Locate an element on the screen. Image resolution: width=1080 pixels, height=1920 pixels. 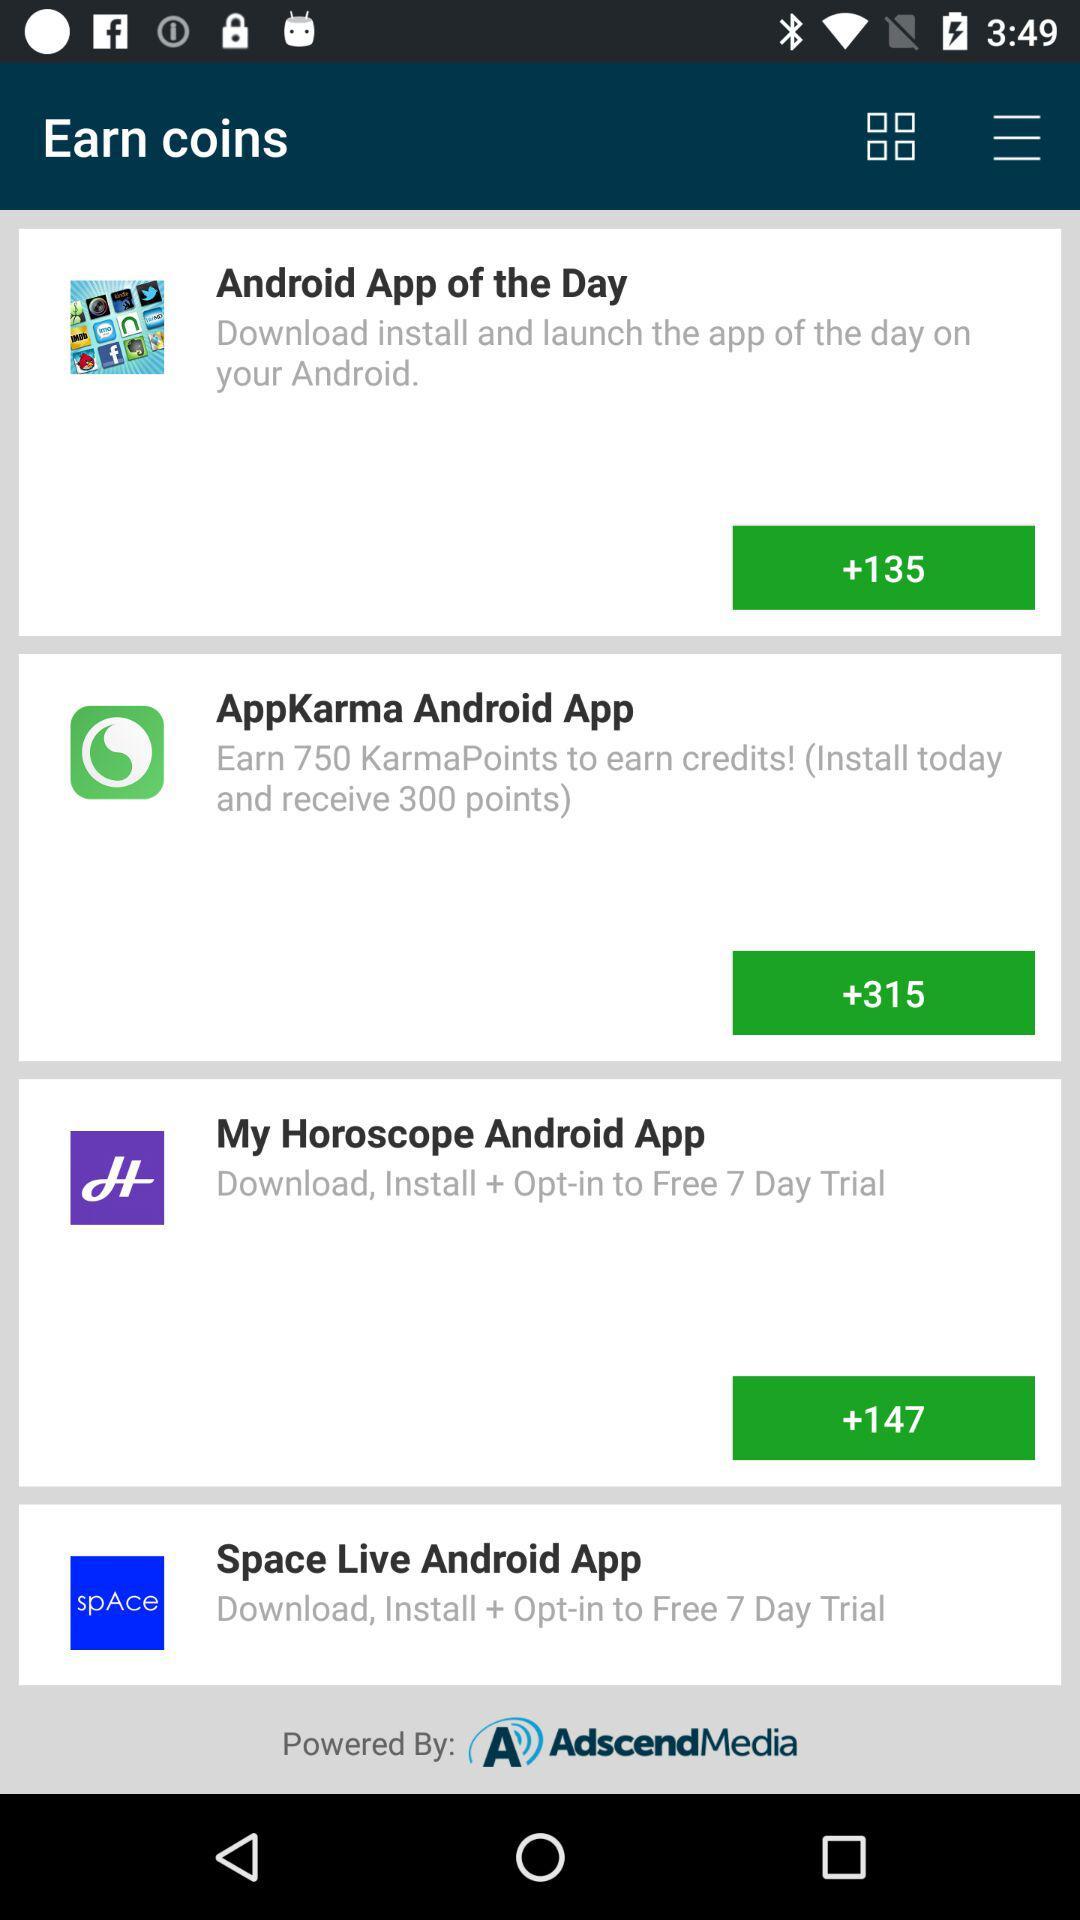
+135 icon is located at coordinates (882, 566).